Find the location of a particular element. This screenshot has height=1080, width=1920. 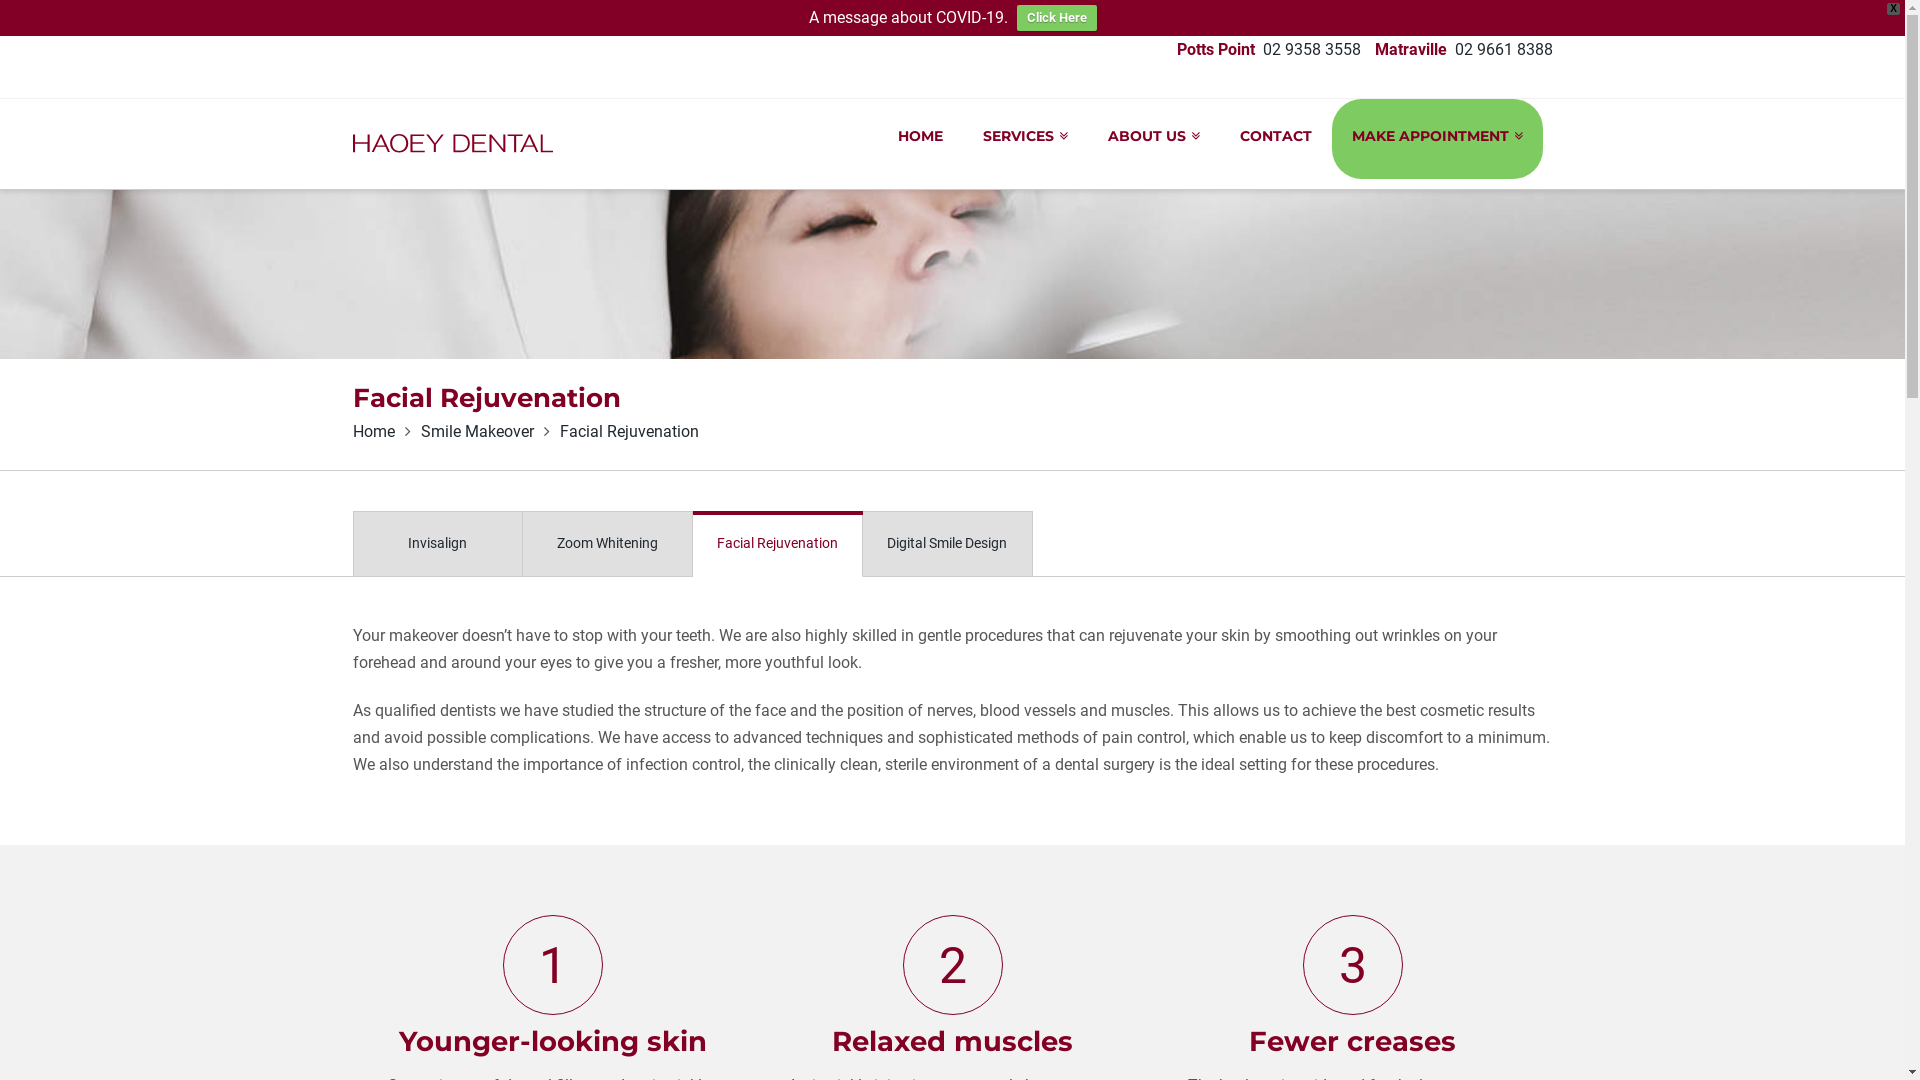

'Invisalign' is located at coordinates (351, 543).